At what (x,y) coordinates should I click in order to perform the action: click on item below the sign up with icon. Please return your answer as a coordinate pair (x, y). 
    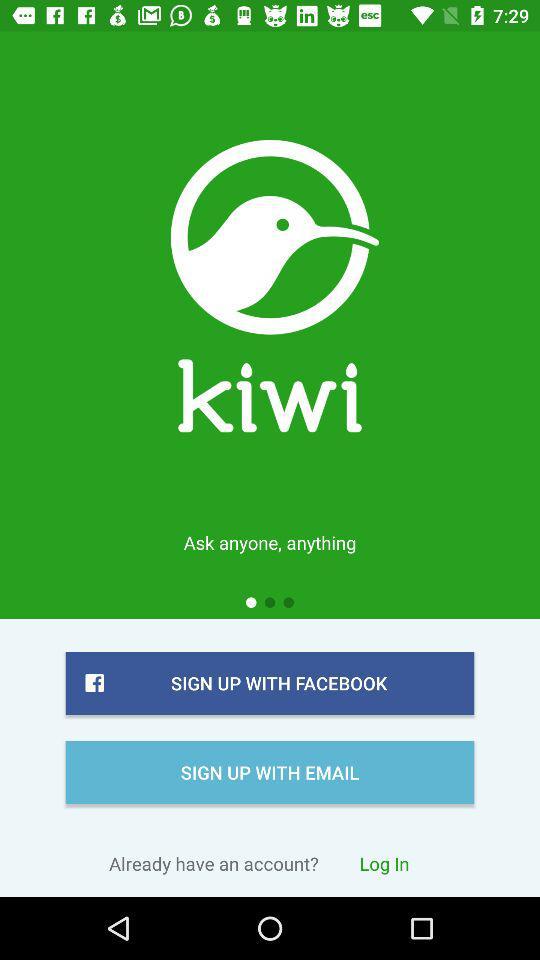
    Looking at the image, I should click on (384, 862).